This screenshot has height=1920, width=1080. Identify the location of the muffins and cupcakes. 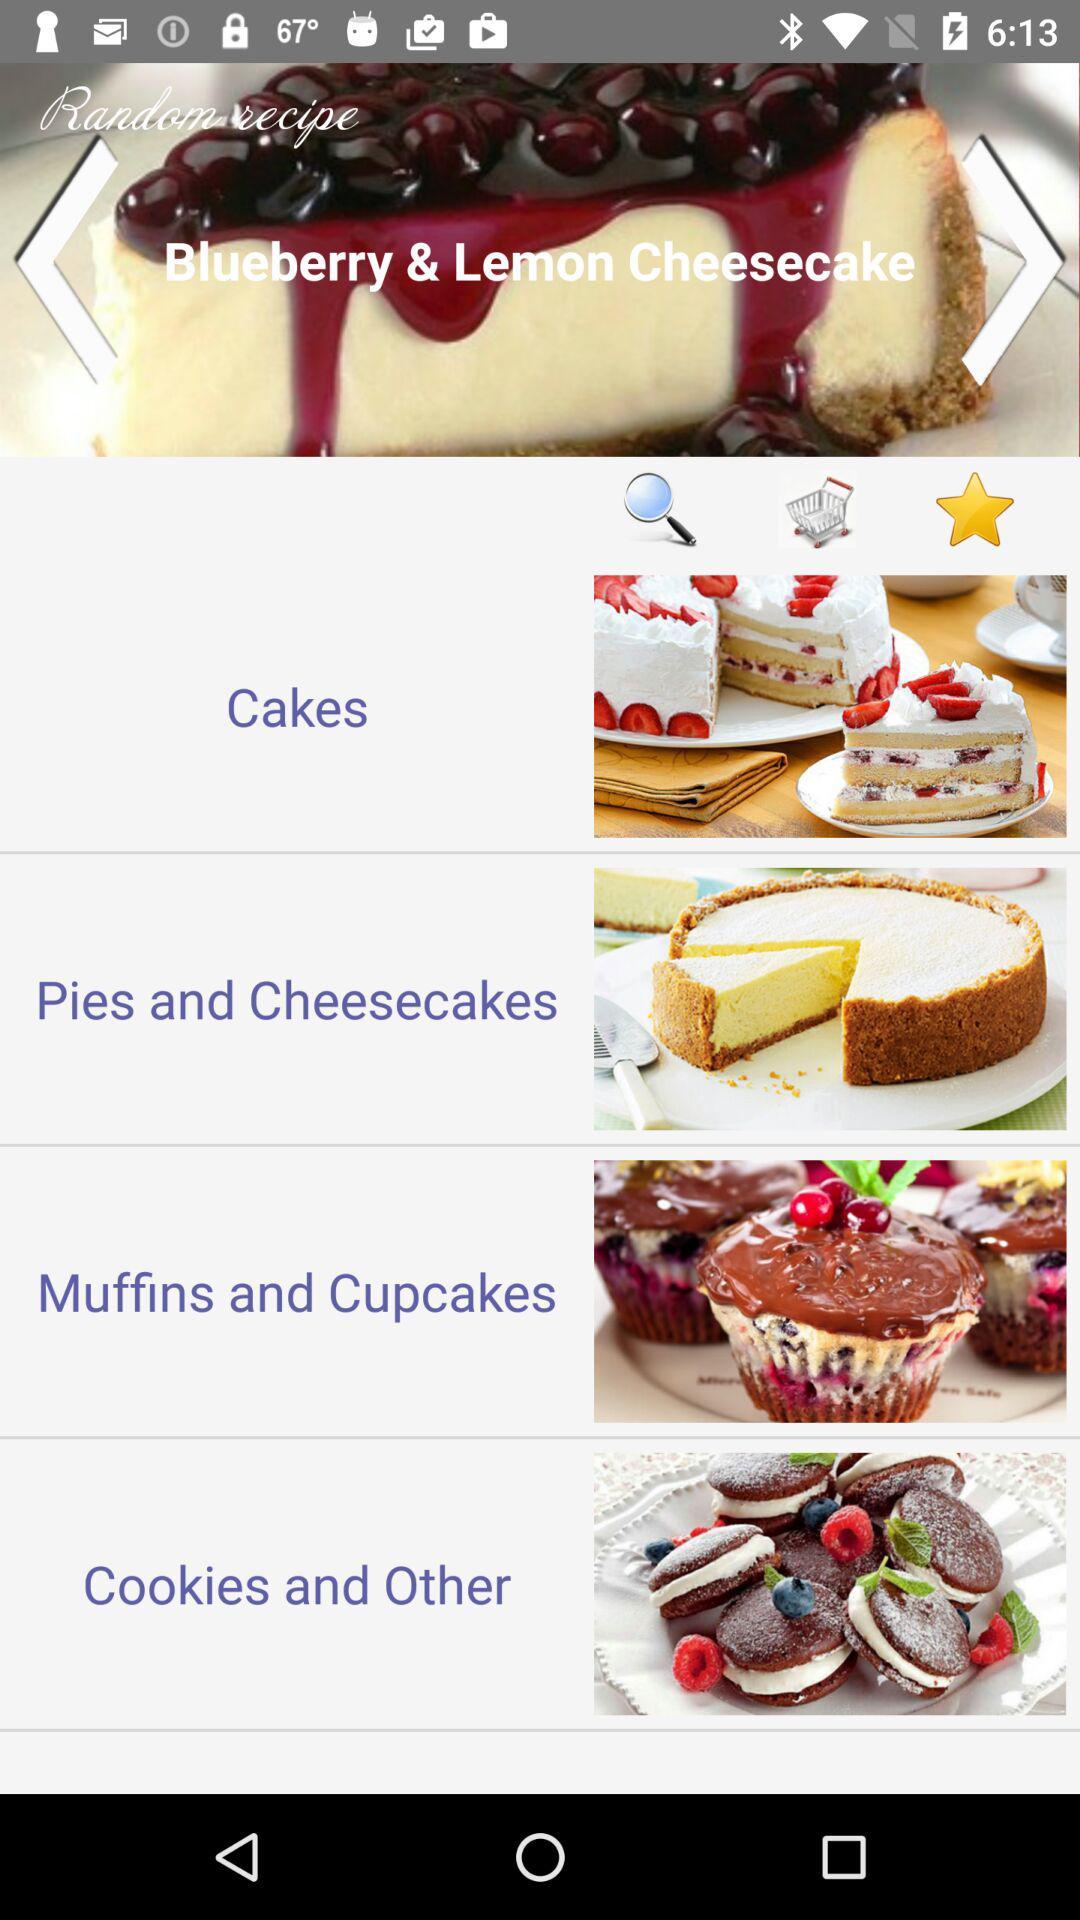
(297, 1291).